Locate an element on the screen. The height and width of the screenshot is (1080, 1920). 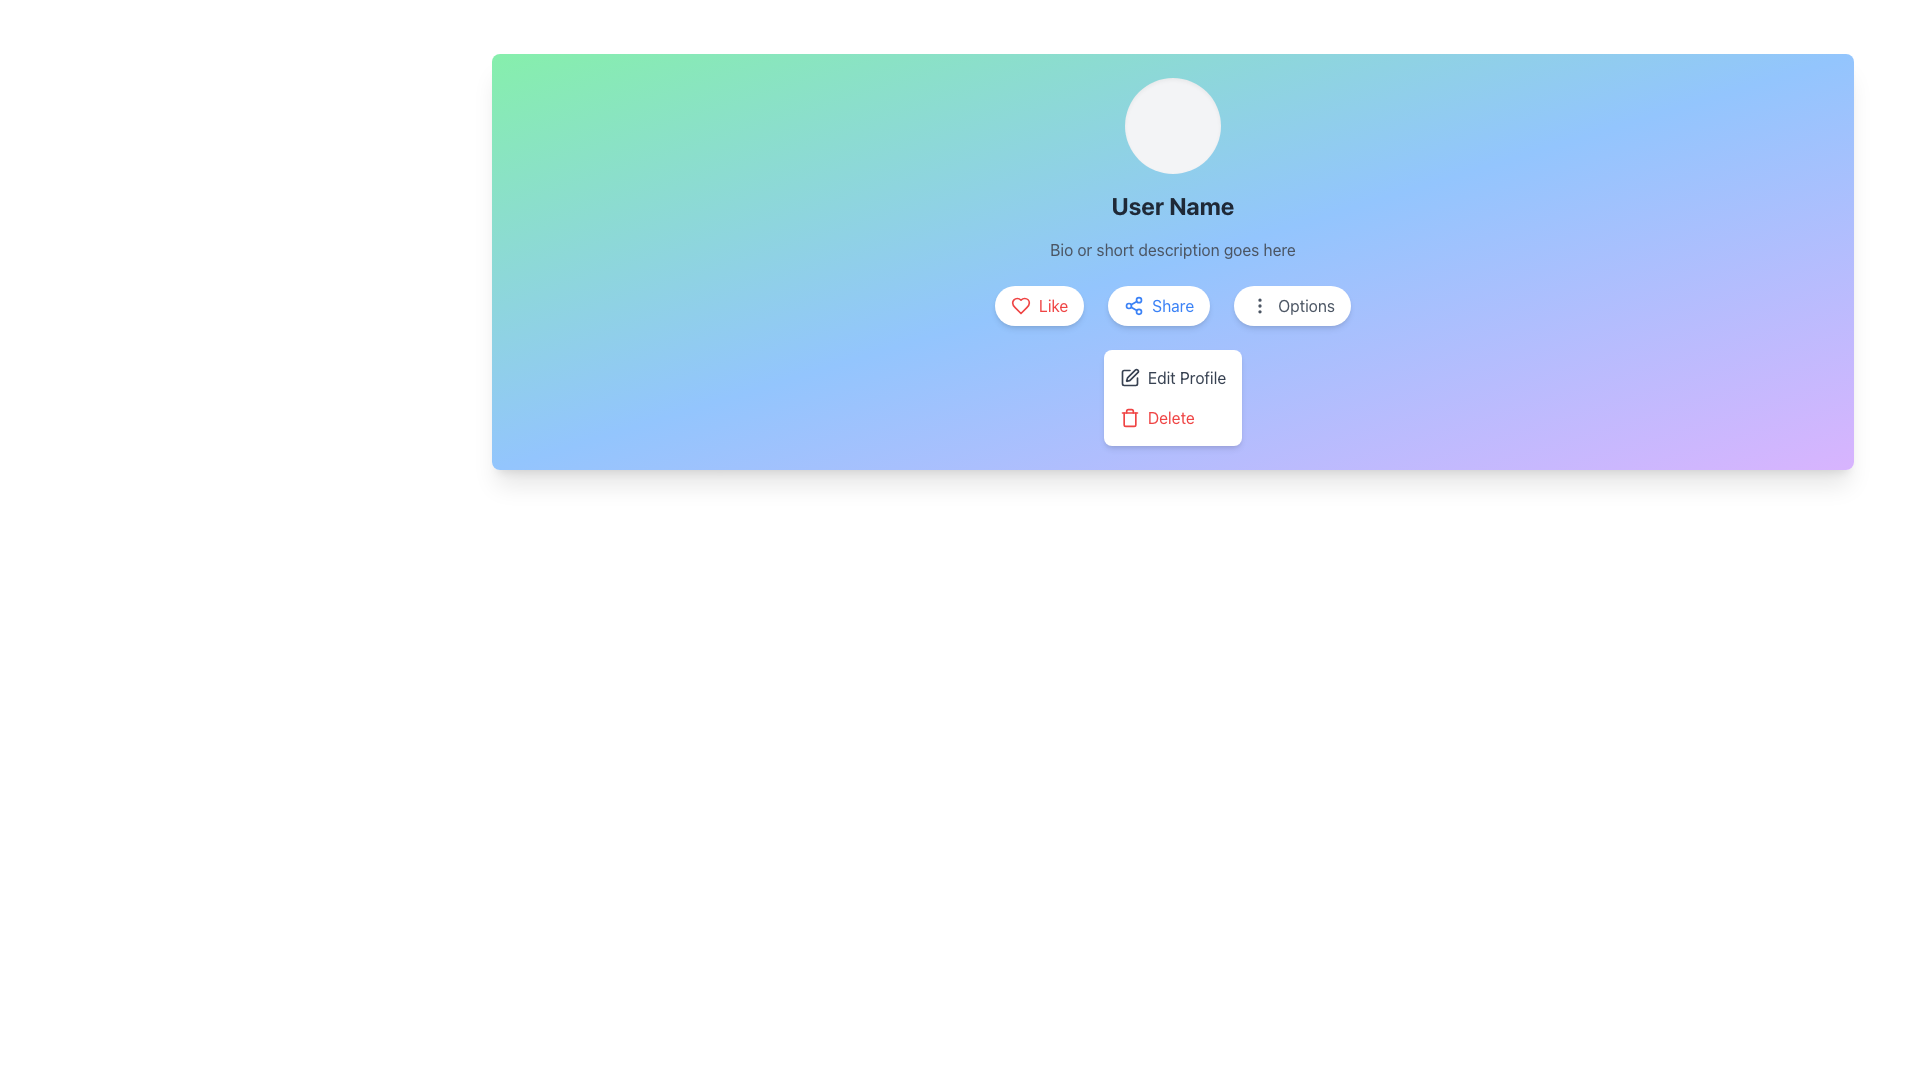
the 'Share' button which contains the SVG icon representing the sharing functionality, located between the 'Like' button and the 'Options' button is located at coordinates (1134, 305).